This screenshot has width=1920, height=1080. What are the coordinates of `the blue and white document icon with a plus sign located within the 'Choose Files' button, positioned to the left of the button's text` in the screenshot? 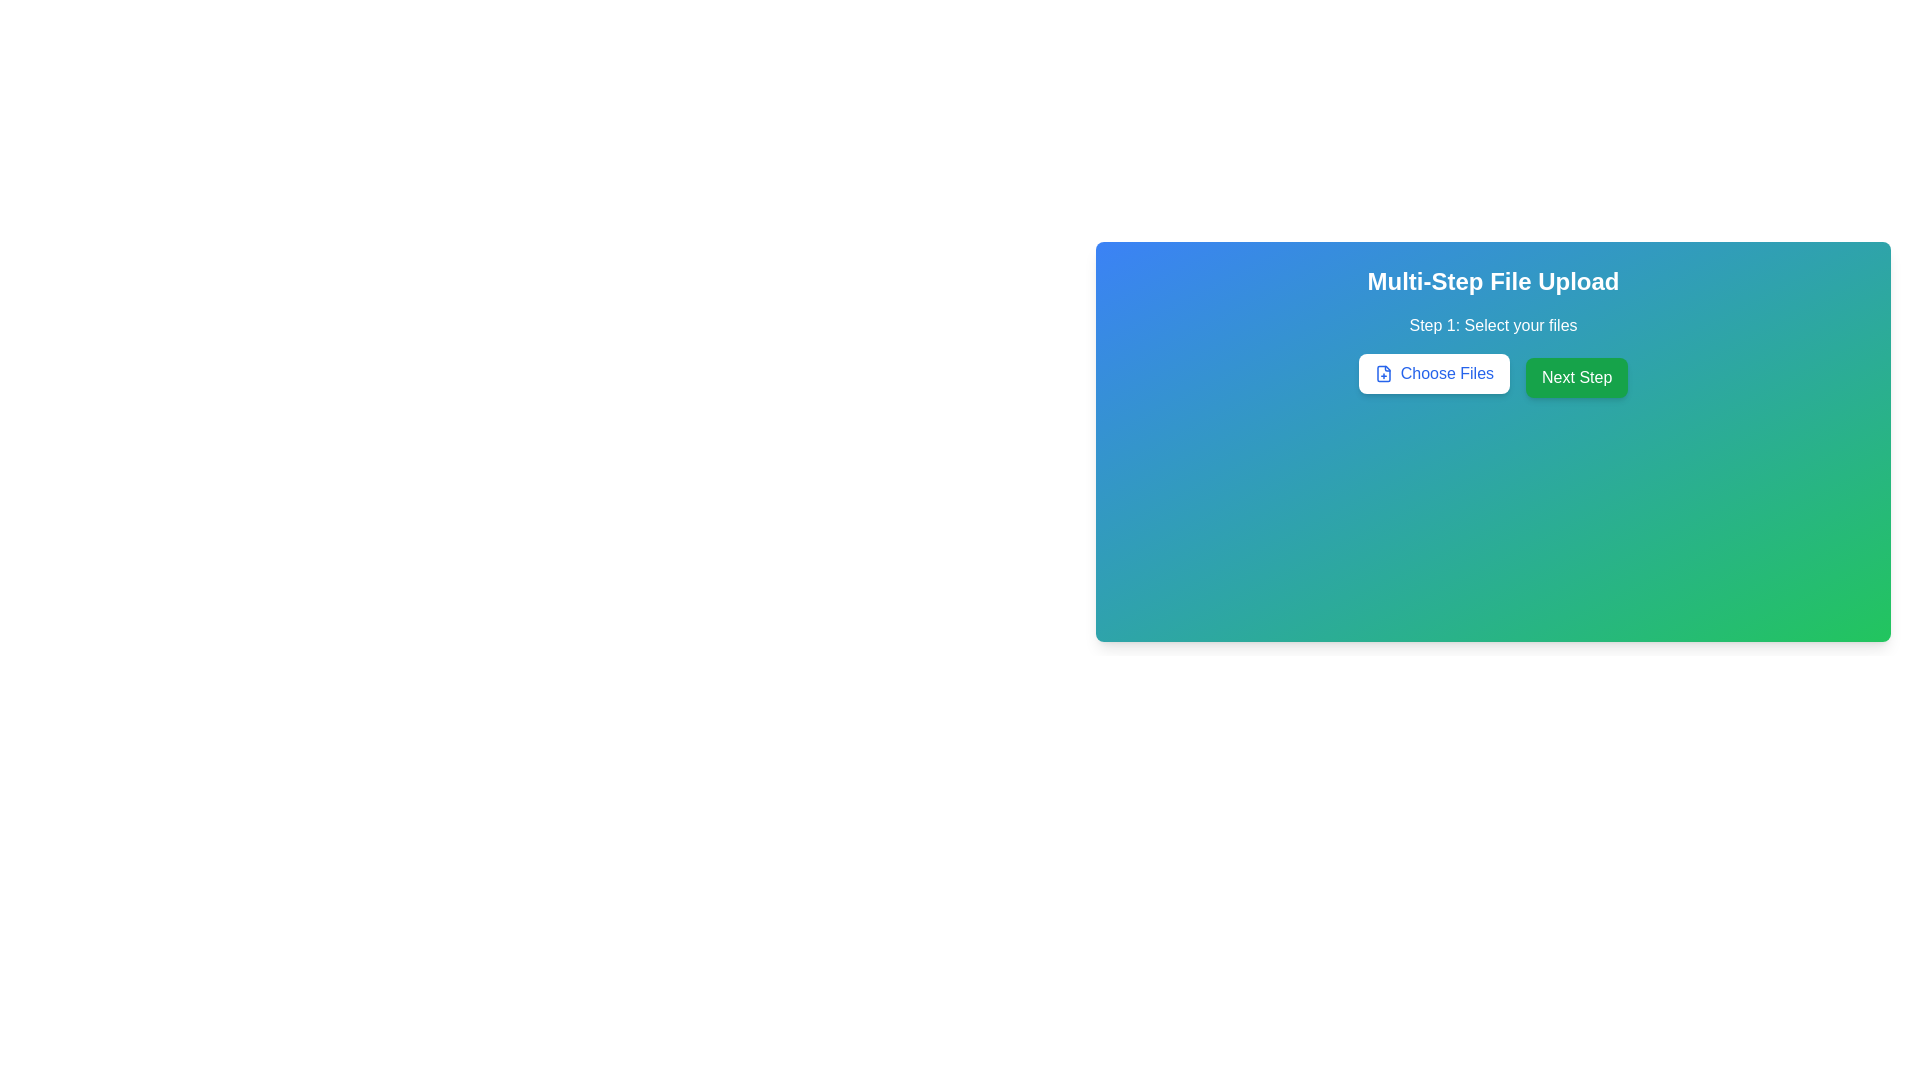 It's located at (1382, 374).